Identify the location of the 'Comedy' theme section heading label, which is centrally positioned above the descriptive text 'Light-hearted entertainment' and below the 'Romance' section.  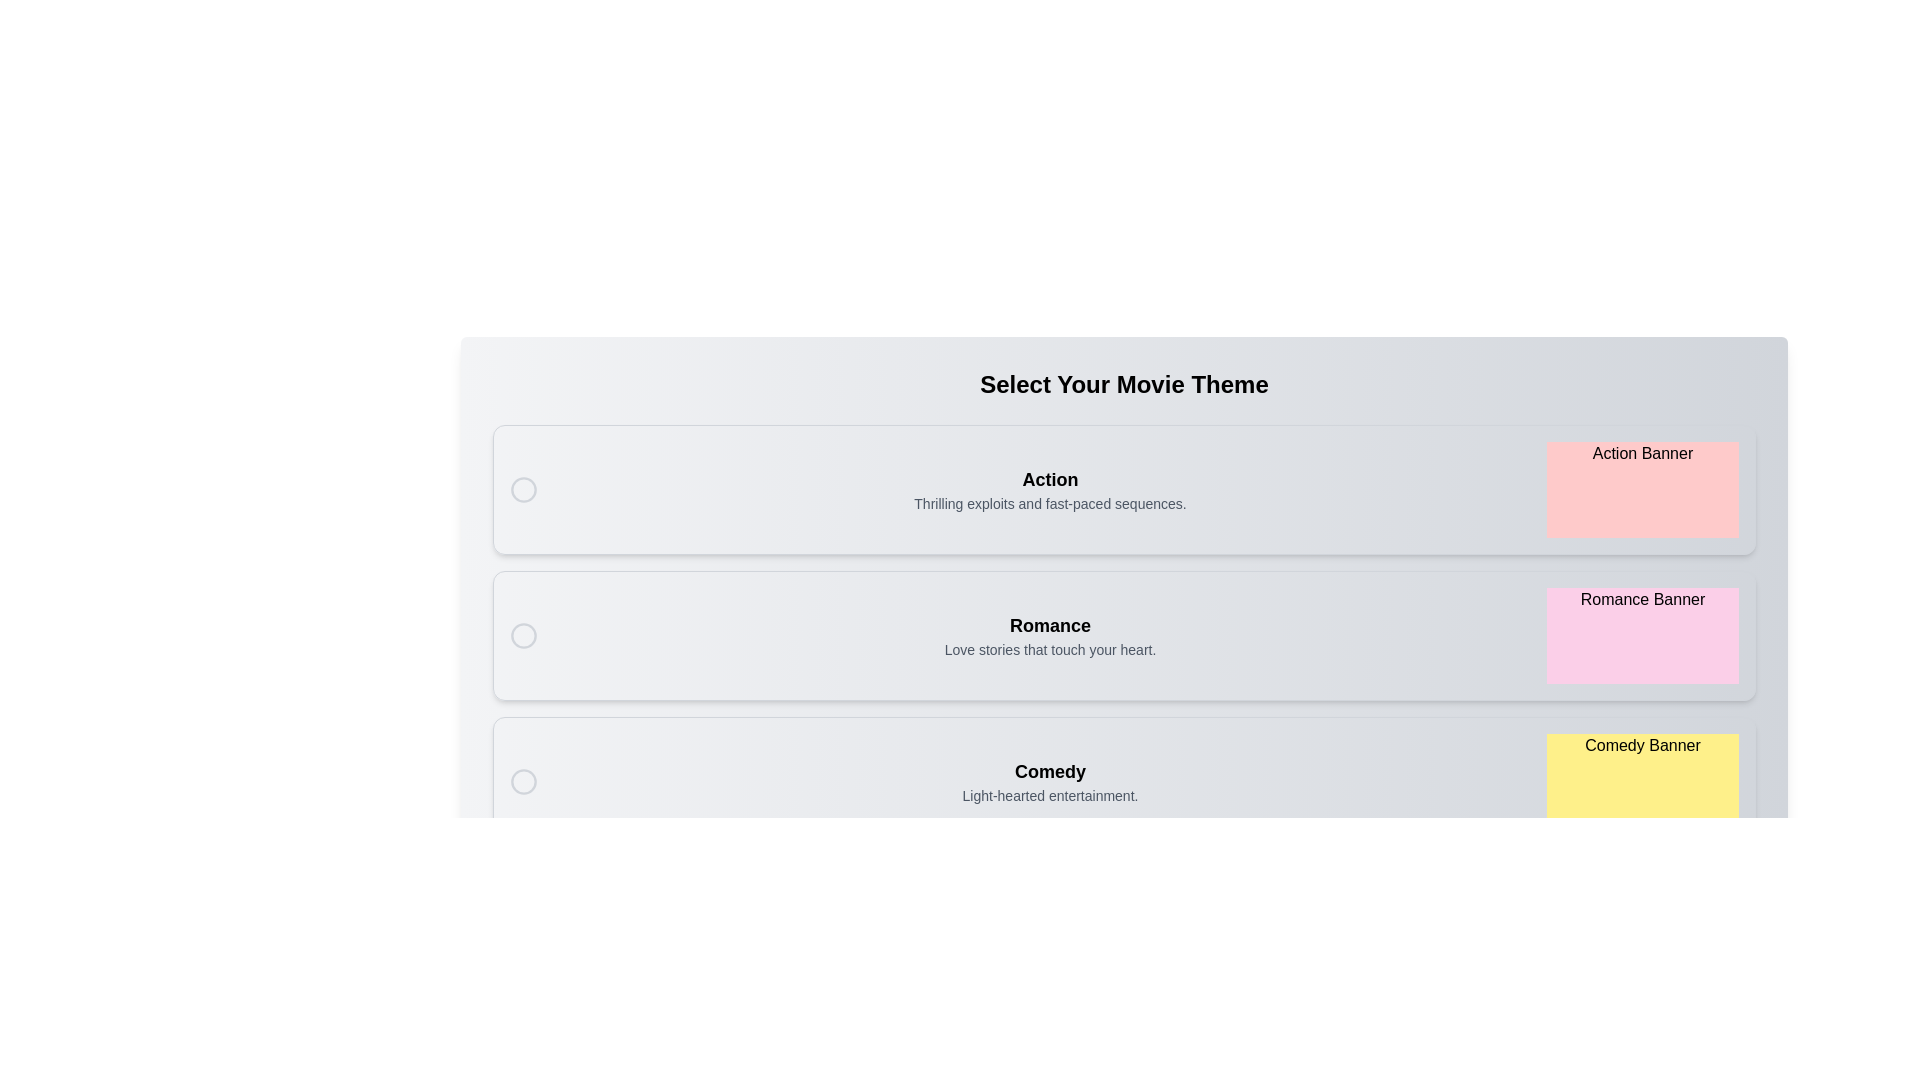
(1049, 770).